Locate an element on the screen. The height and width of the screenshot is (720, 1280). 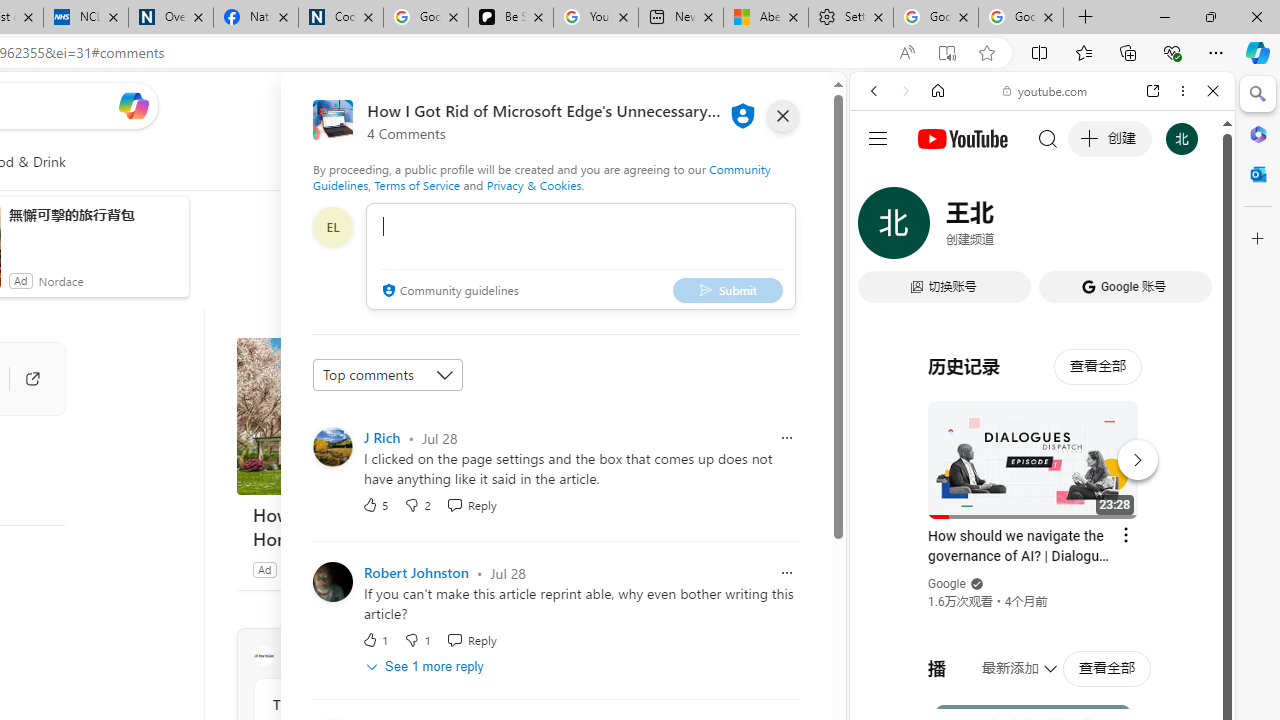
'Go to publisher' is located at coordinates (22, 379).